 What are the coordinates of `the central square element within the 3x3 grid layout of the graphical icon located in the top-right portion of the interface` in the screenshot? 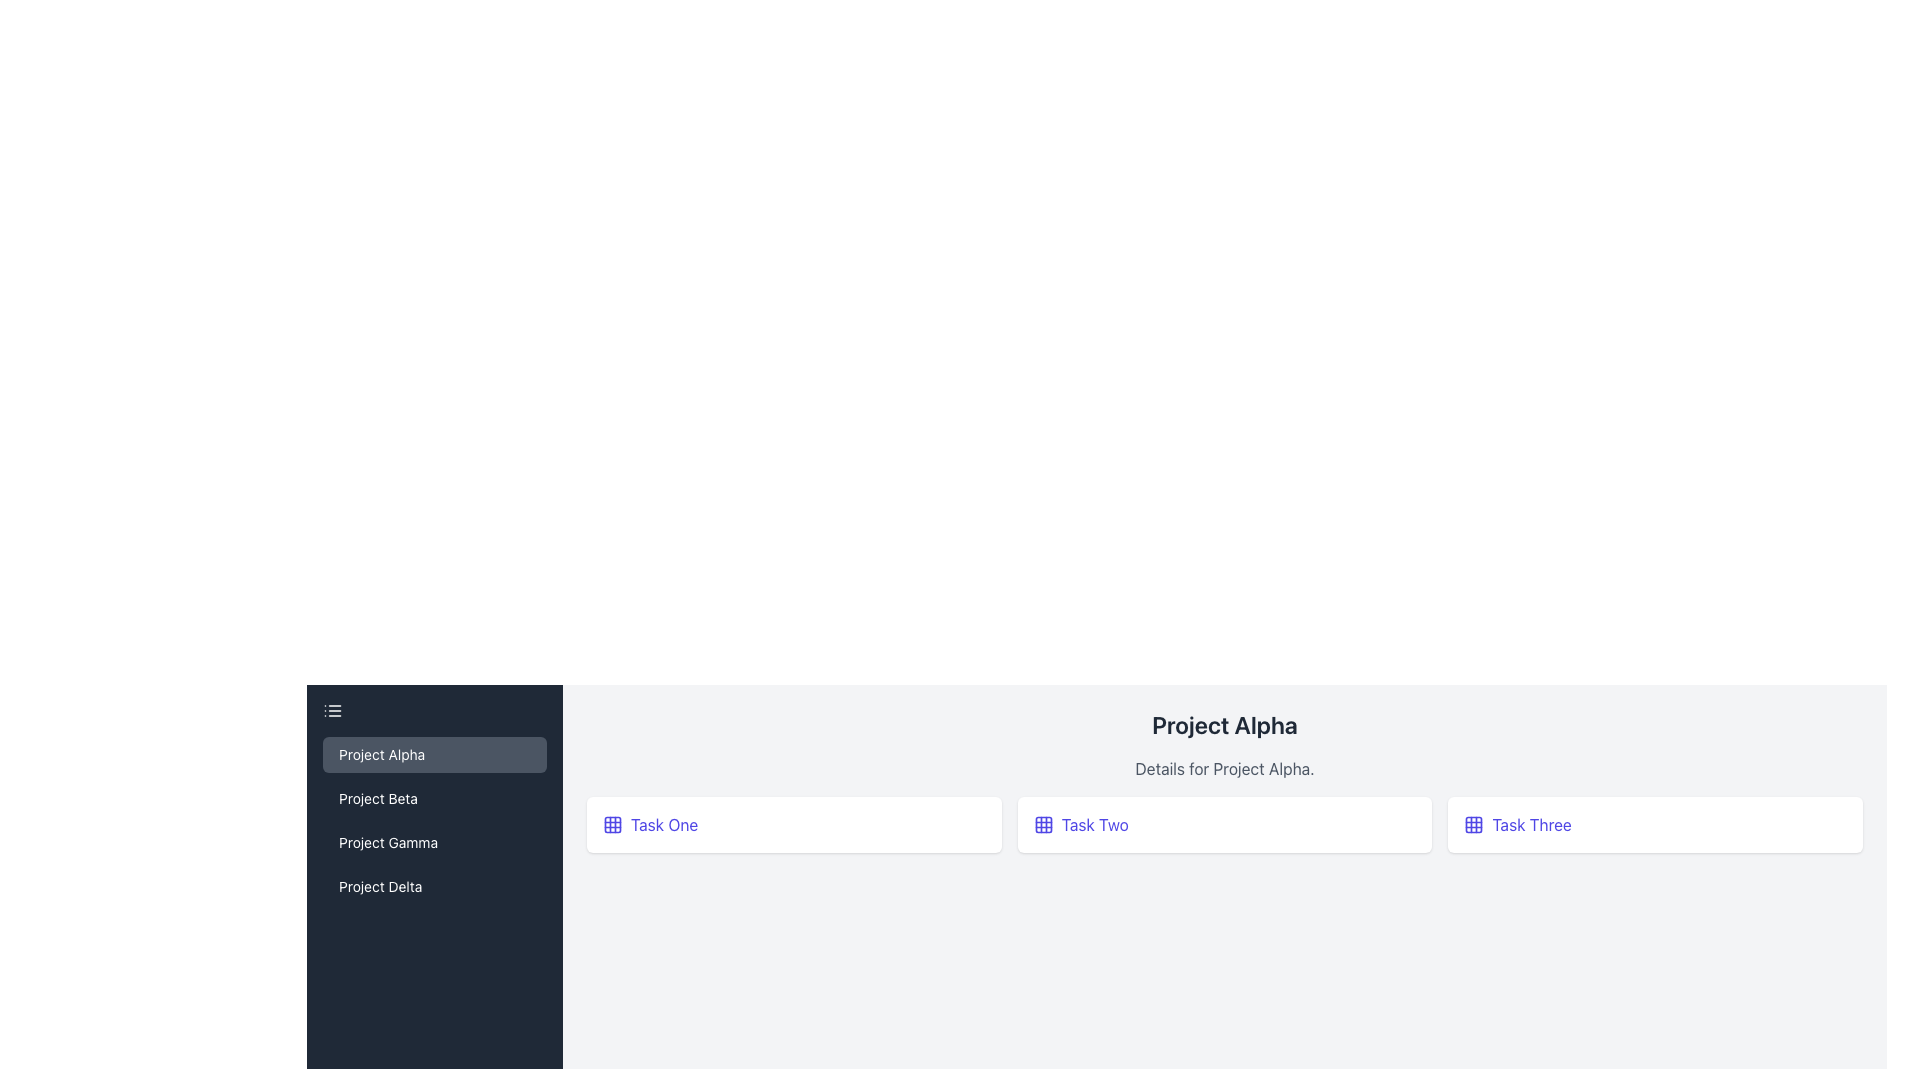 It's located at (1473, 825).